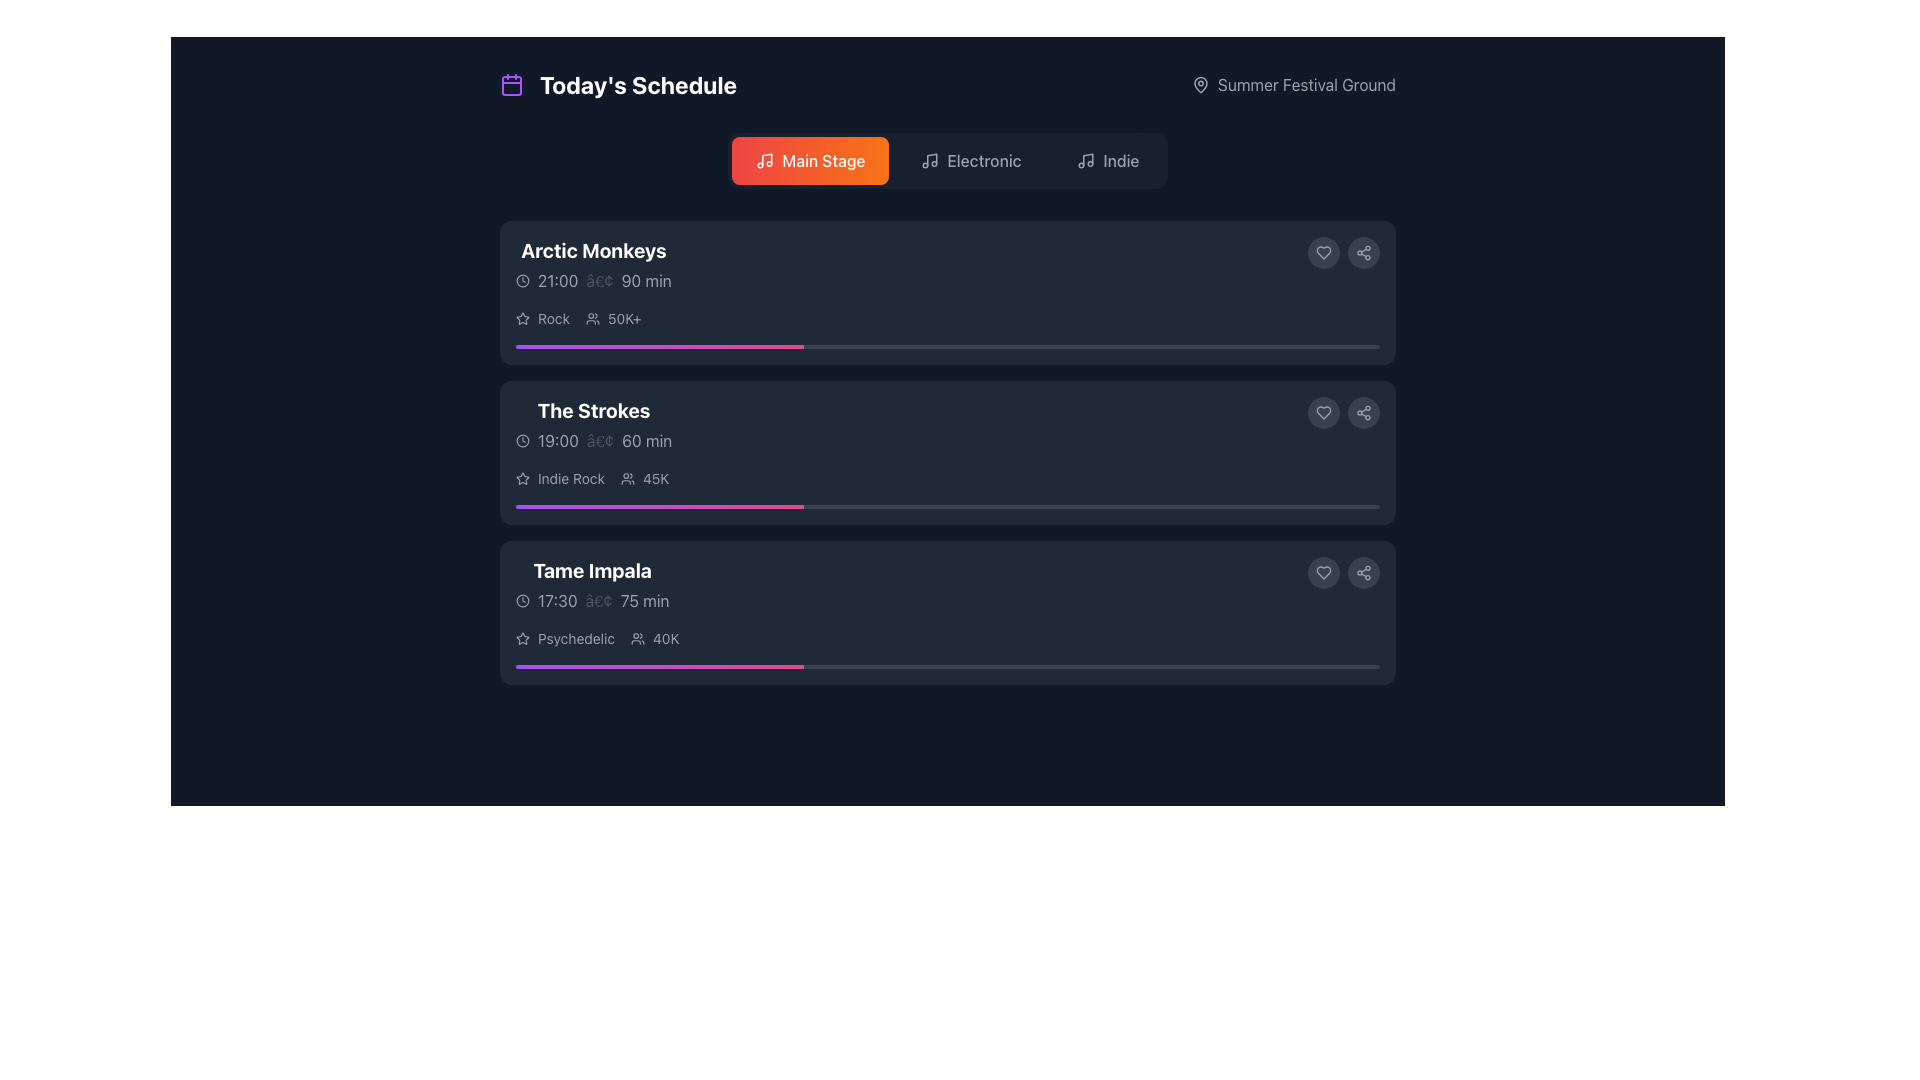  What do you see at coordinates (659, 346) in the screenshot?
I see `the progress bar with a gradient coloring transitioning from purple to pink, located under the 'Arctic Monkeys' event` at bounding box center [659, 346].